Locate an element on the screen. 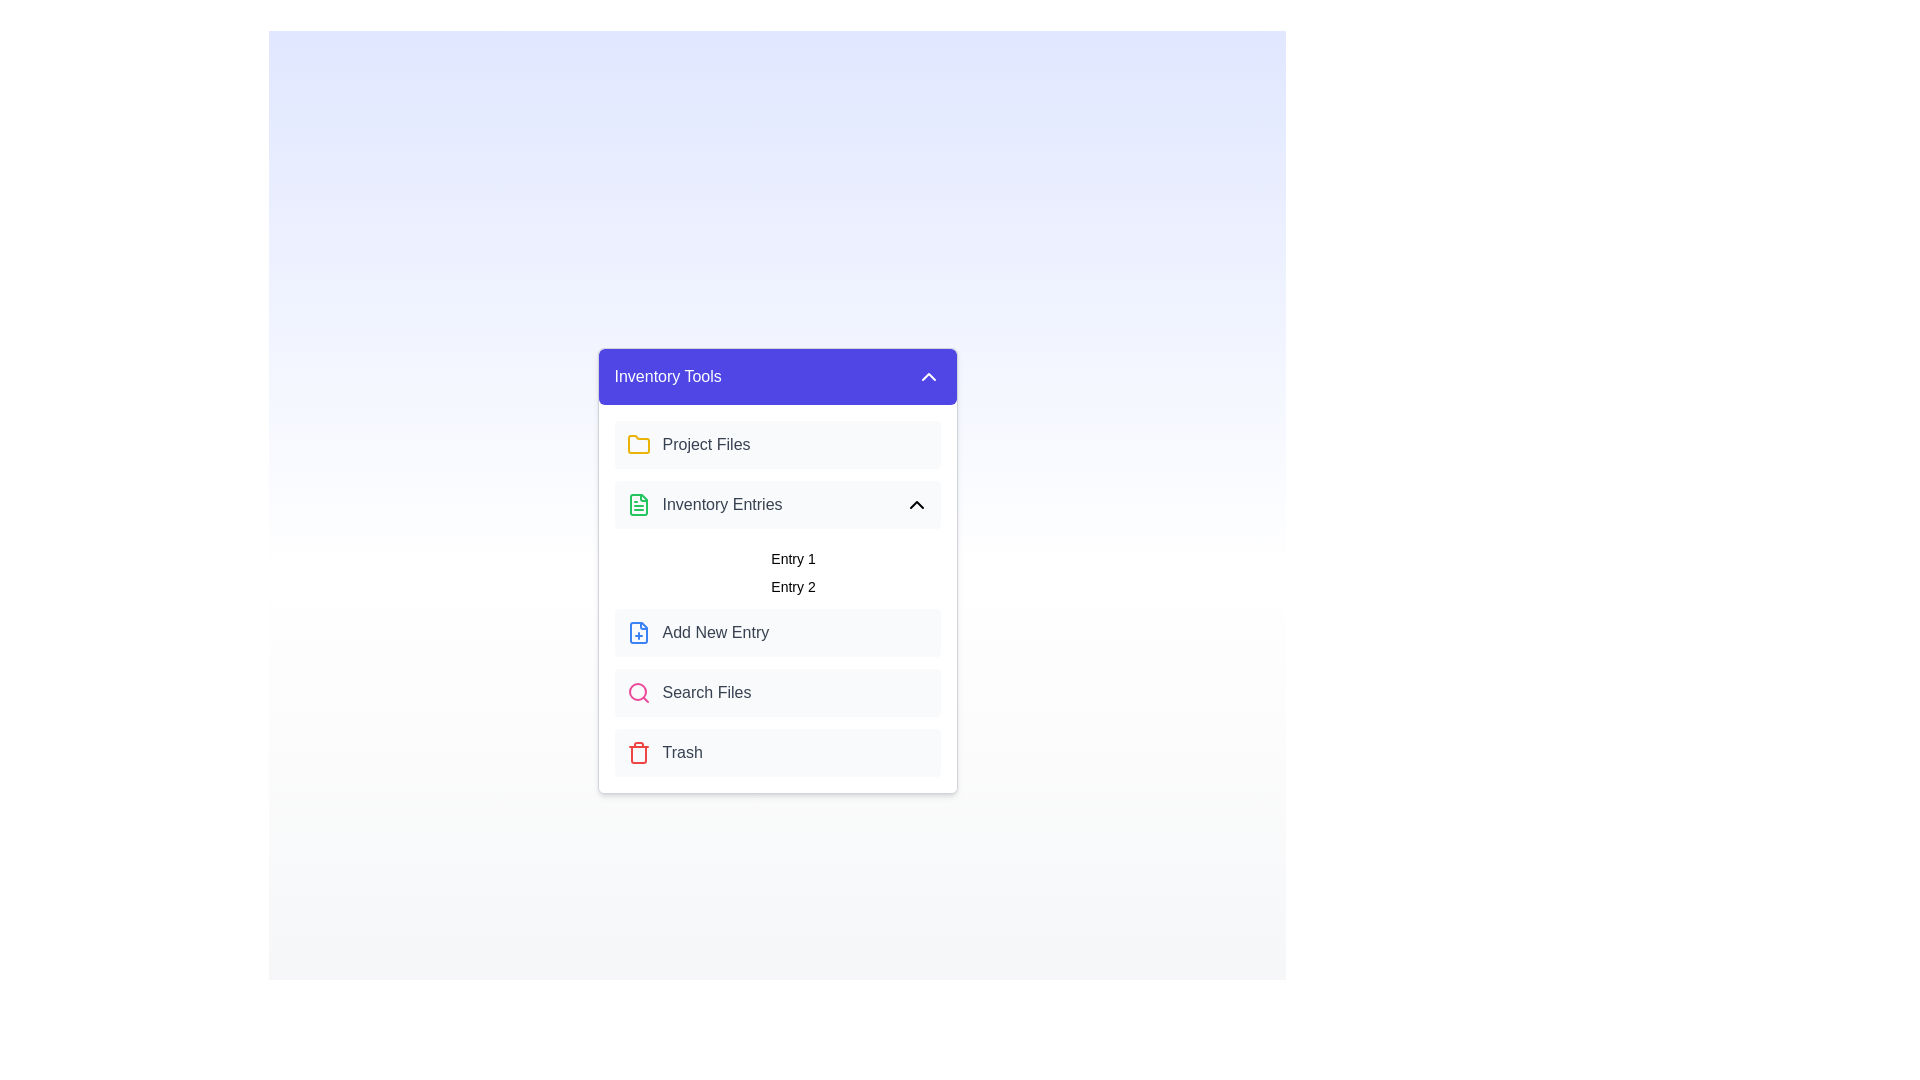  the 'Inventory Entries' label, which is styled as an important selectable option in gray color is located at coordinates (721, 504).